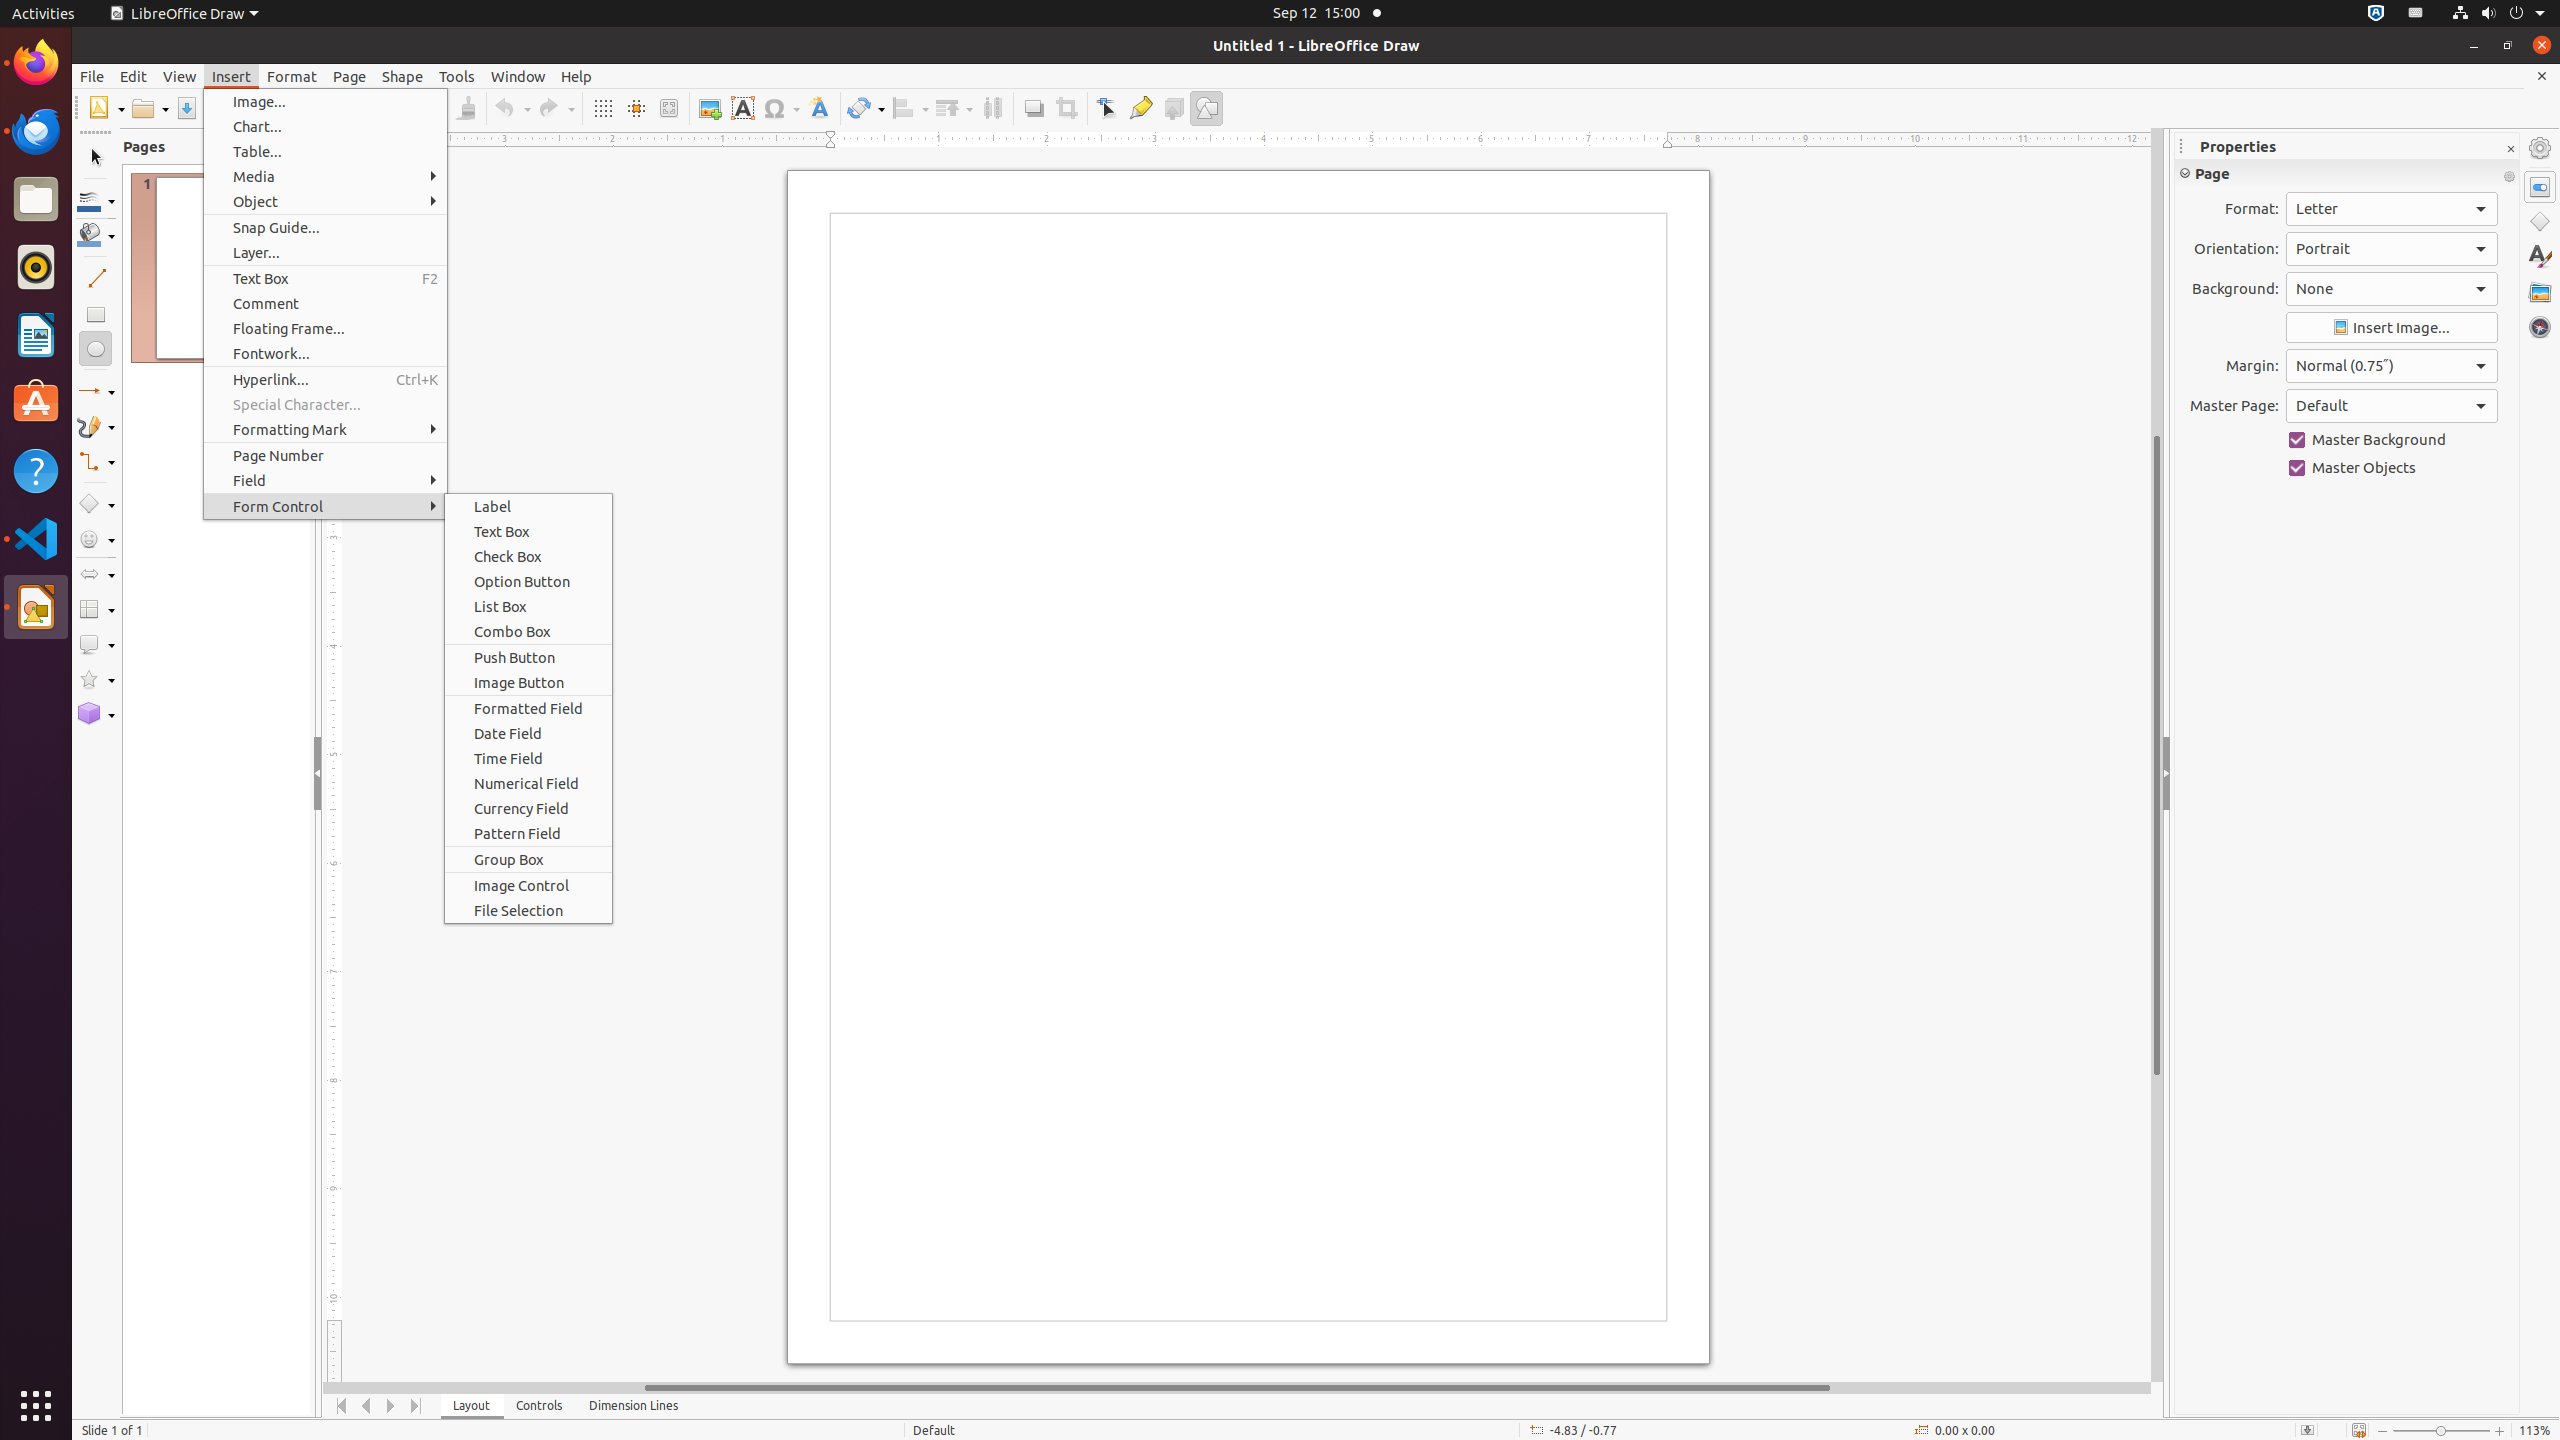 The width and height of the screenshot is (2560, 1440). Describe the element at coordinates (325, 352) in the screenshot. I see `'Fontwork...'` at that location.